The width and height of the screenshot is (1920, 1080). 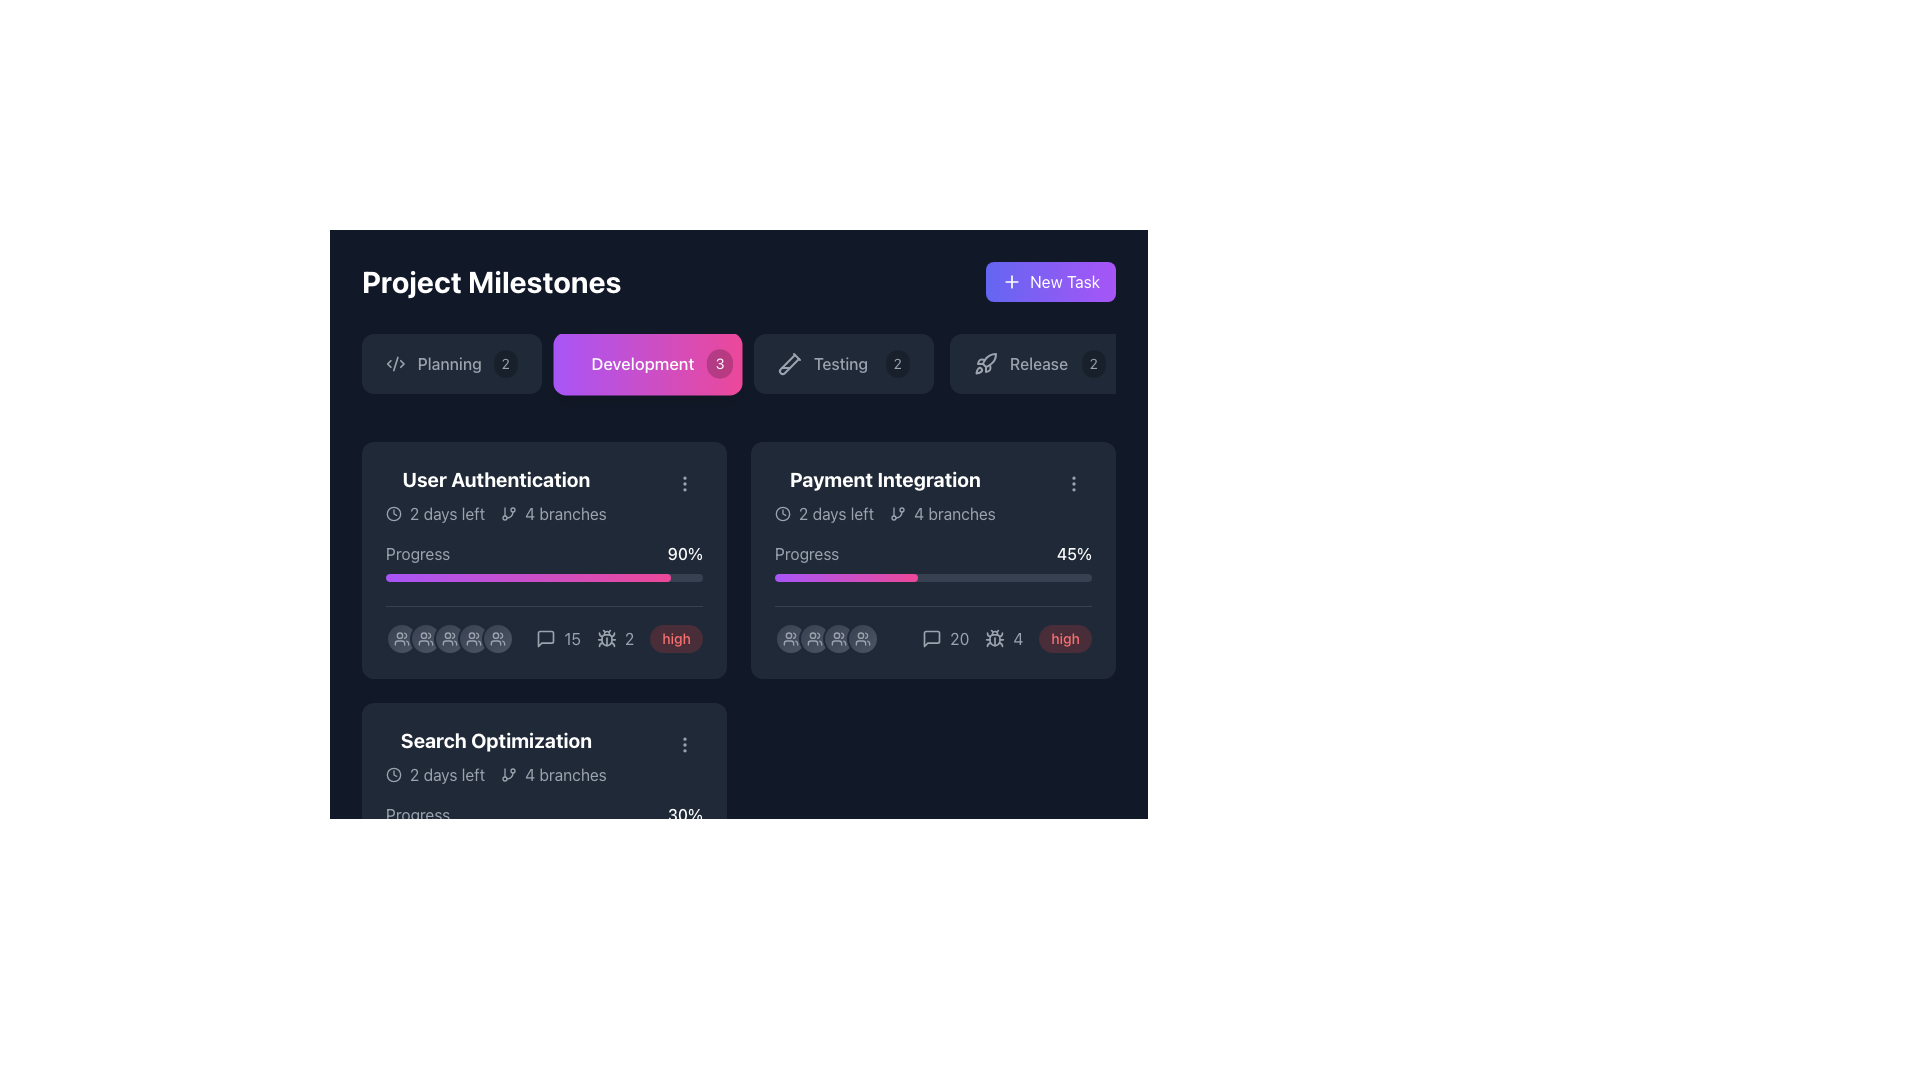 I want to click on progress percentage displayed on the progress bar labeled 'Progress' which shows '90%' on the right side, so click(x=544, y=562).